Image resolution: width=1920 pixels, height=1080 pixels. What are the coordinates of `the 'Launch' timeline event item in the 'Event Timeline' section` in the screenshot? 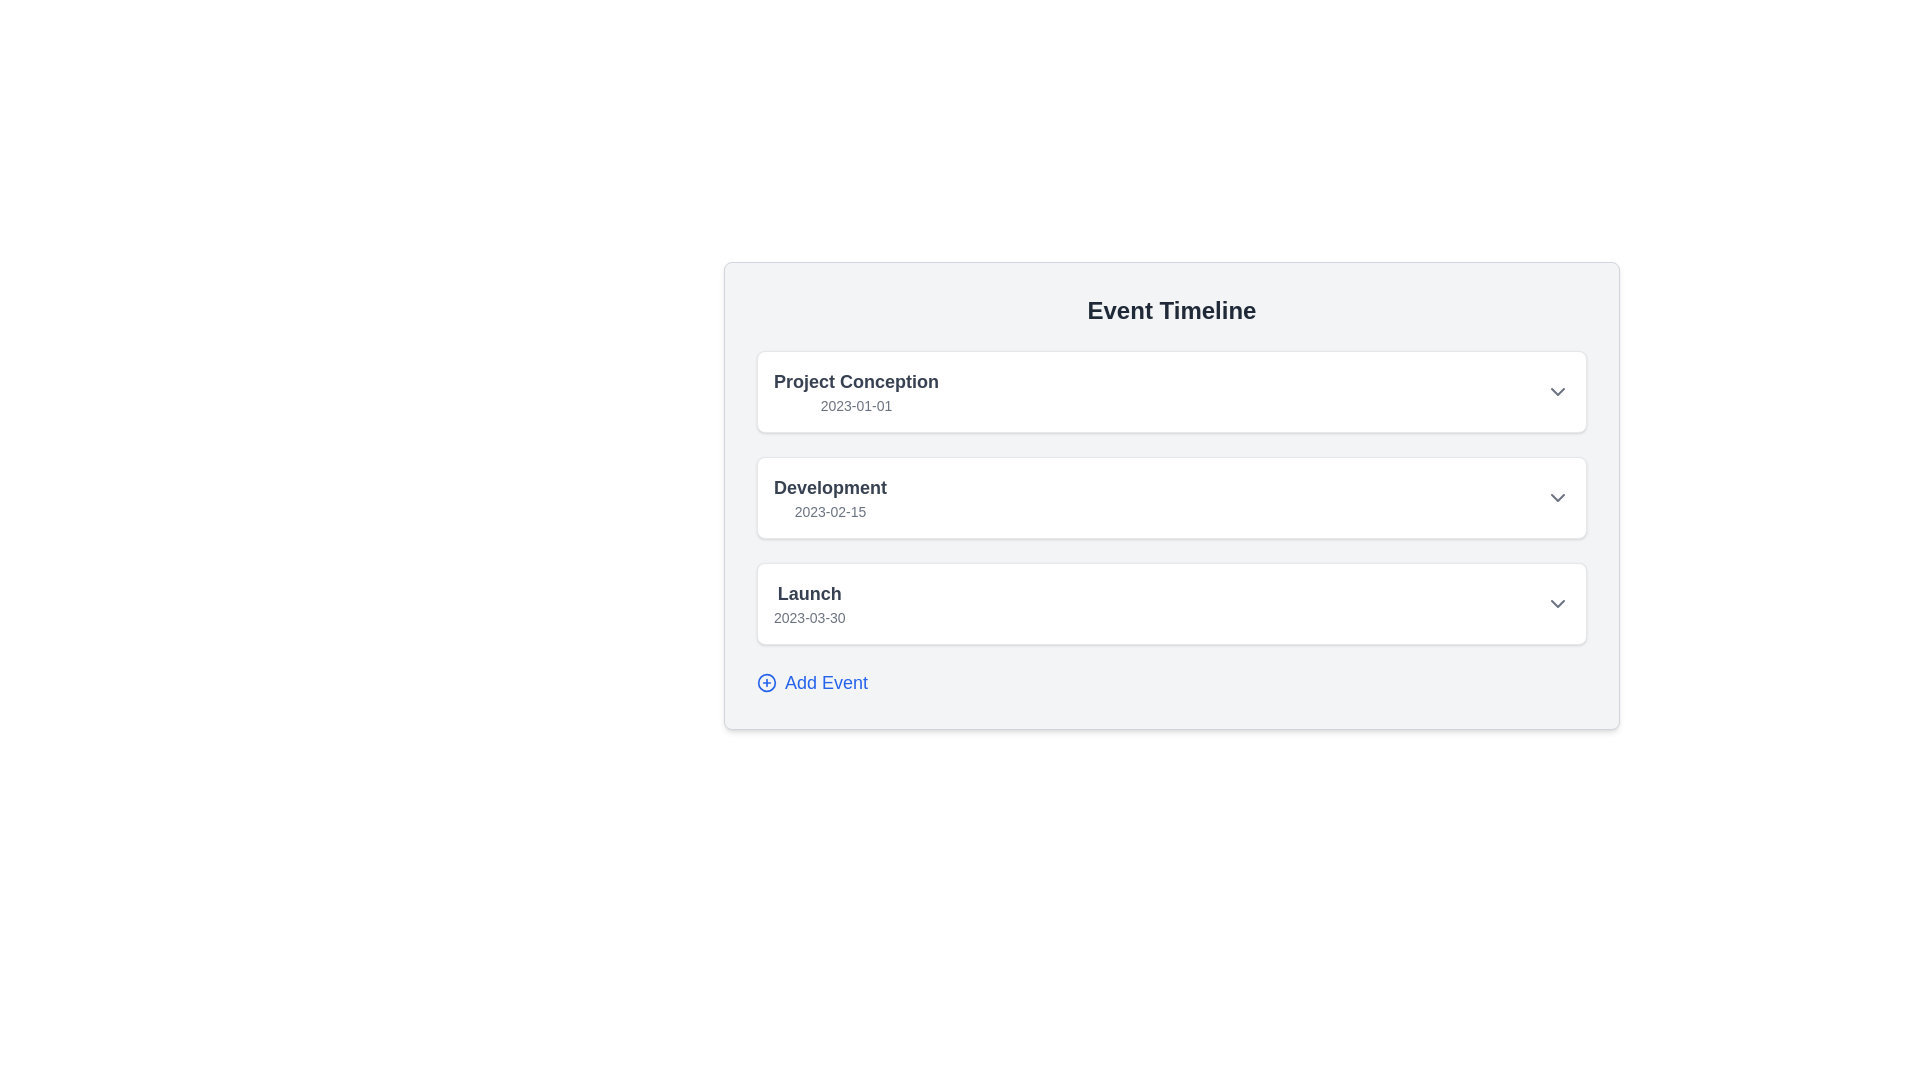 It's located at (1171, 603).